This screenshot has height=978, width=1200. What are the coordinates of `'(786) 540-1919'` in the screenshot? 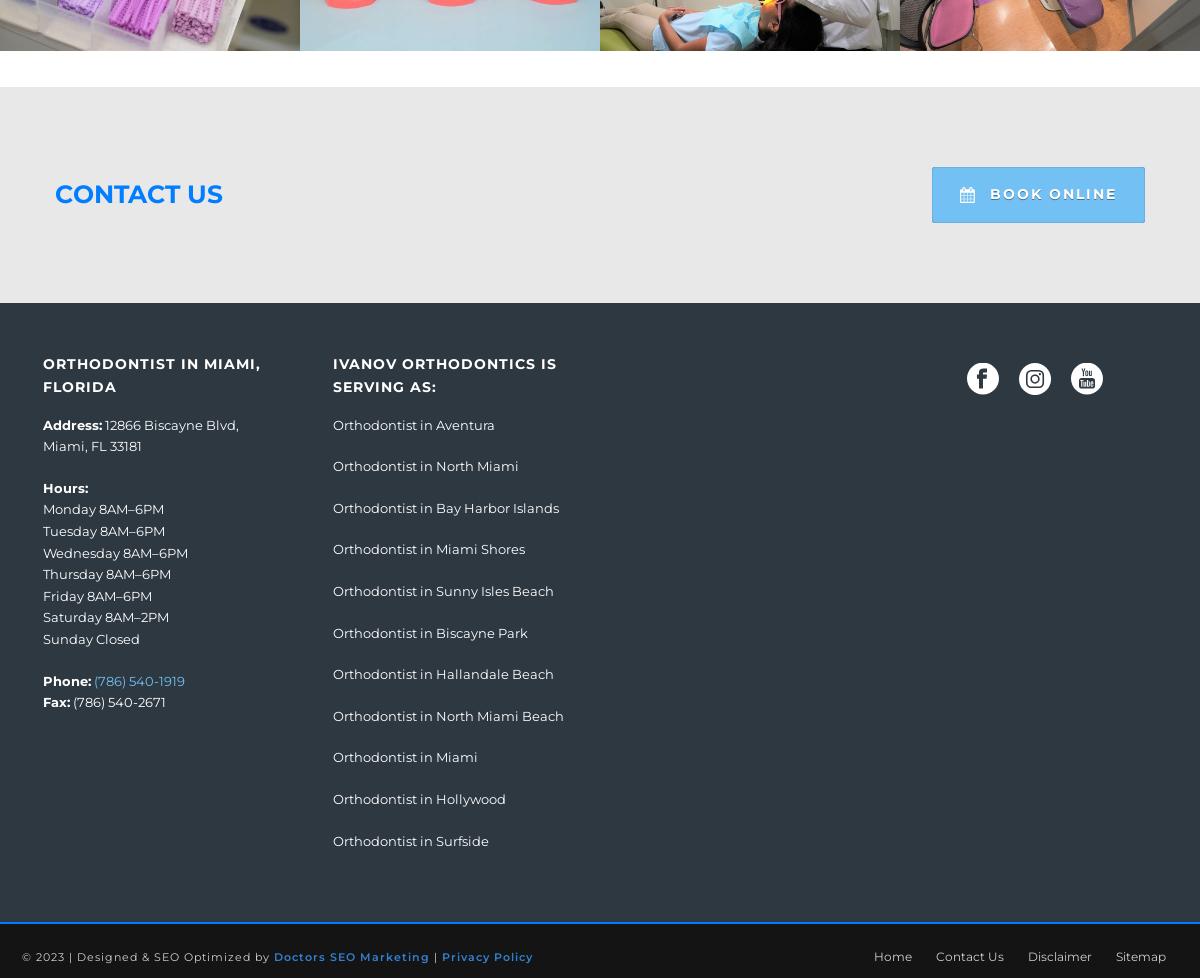 It's located at (139, 680).